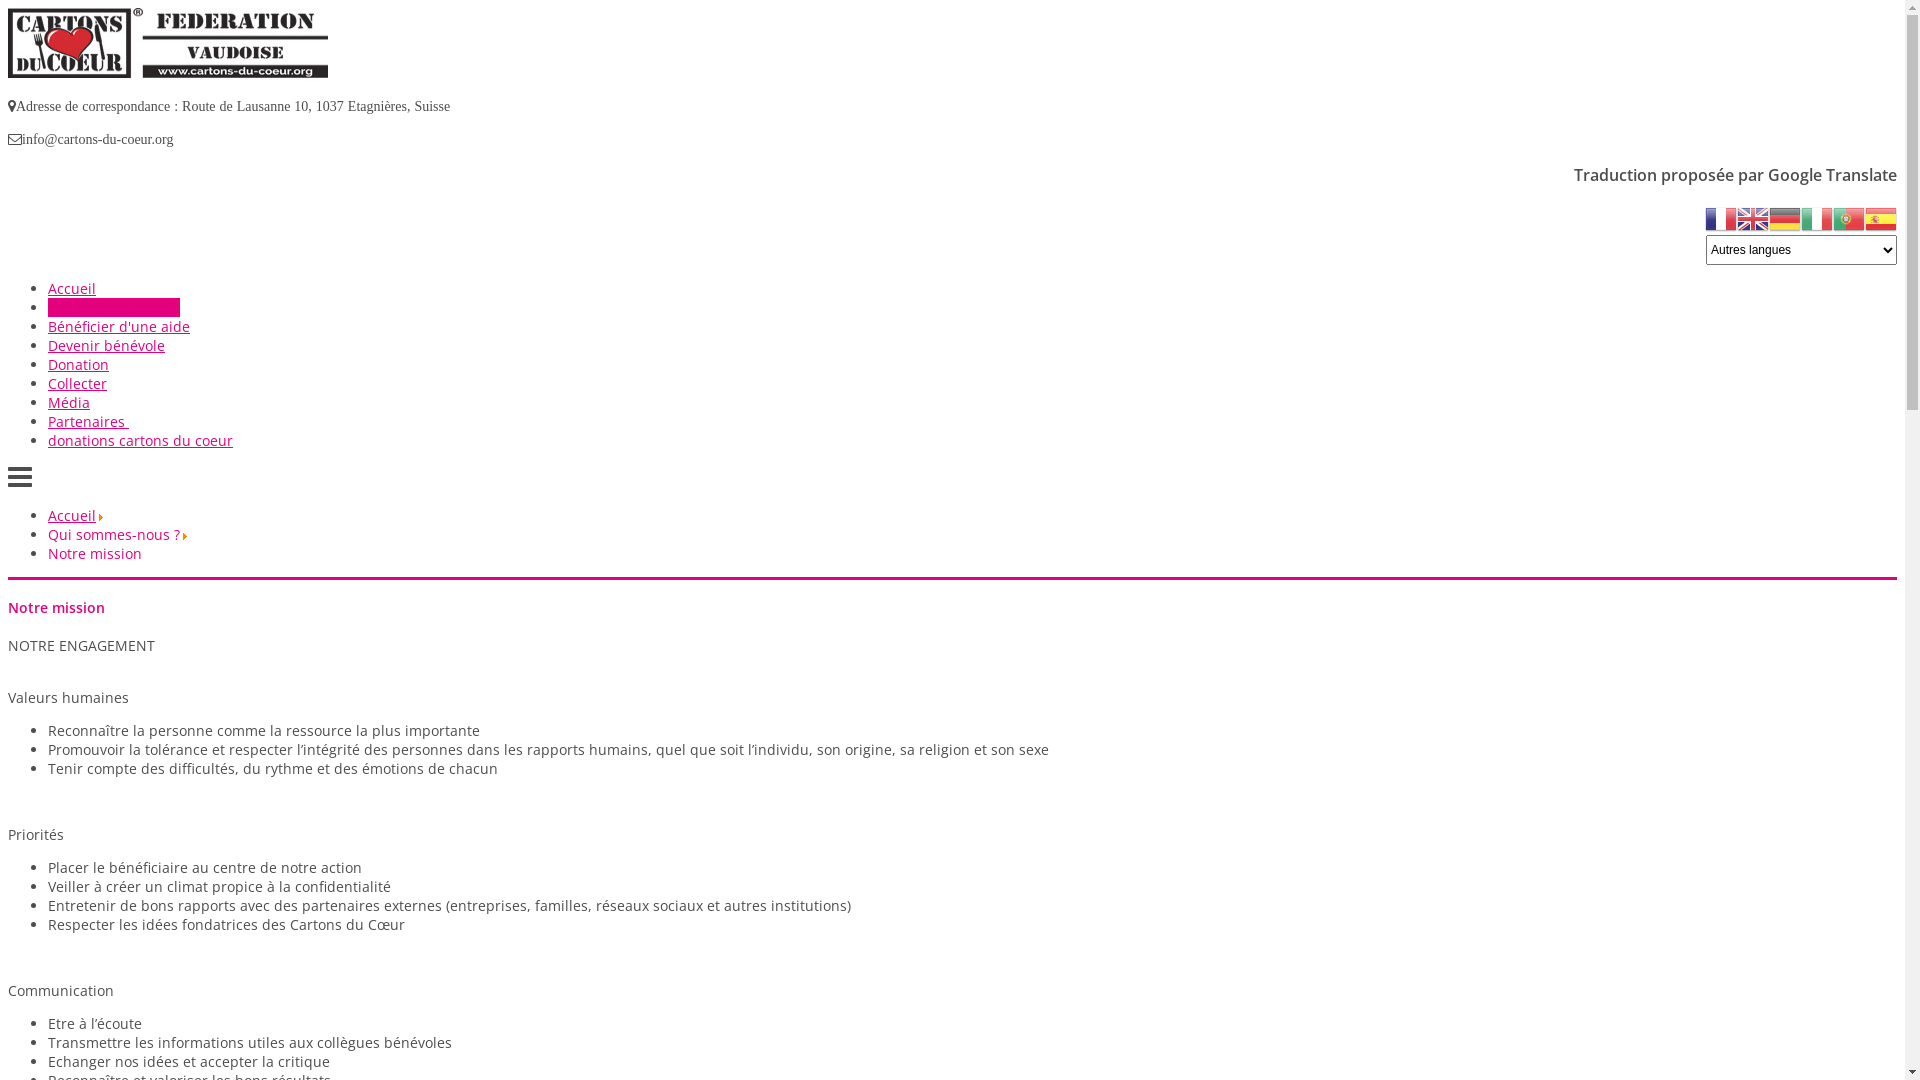 The height and width of the screenshot is (1080, 1920). What do you see at coordinates (1817, 217) in the screenshot?
I see `'Italian'` at bounding box center [1817, 217].